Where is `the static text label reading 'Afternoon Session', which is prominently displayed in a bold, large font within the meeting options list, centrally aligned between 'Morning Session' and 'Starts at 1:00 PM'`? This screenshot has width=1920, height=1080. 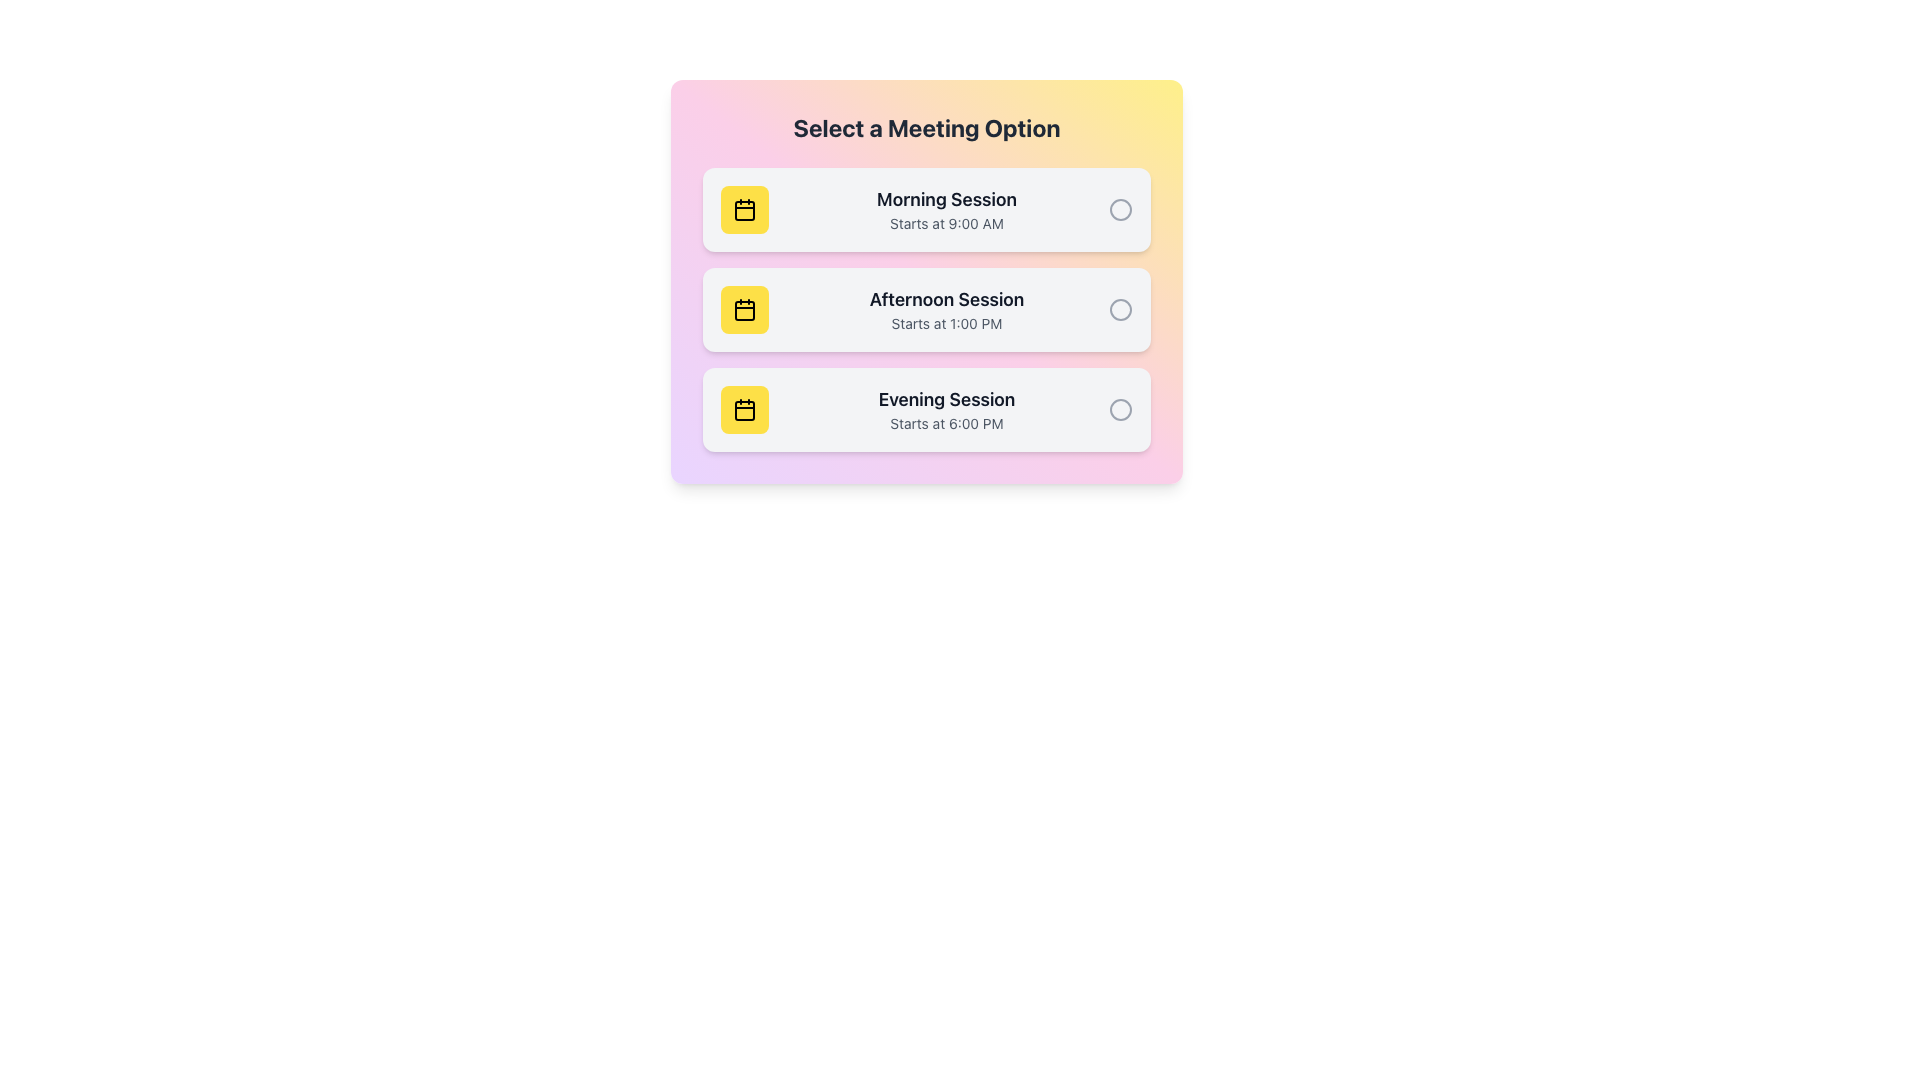 the static text label reading 'Afternoon Session', which is prominently displayed in a bold, large font within the meeting options list, centrally aligned between 'Morning Session' and 'Starts at 1:00 PM' is located at coordinates (945, 300).